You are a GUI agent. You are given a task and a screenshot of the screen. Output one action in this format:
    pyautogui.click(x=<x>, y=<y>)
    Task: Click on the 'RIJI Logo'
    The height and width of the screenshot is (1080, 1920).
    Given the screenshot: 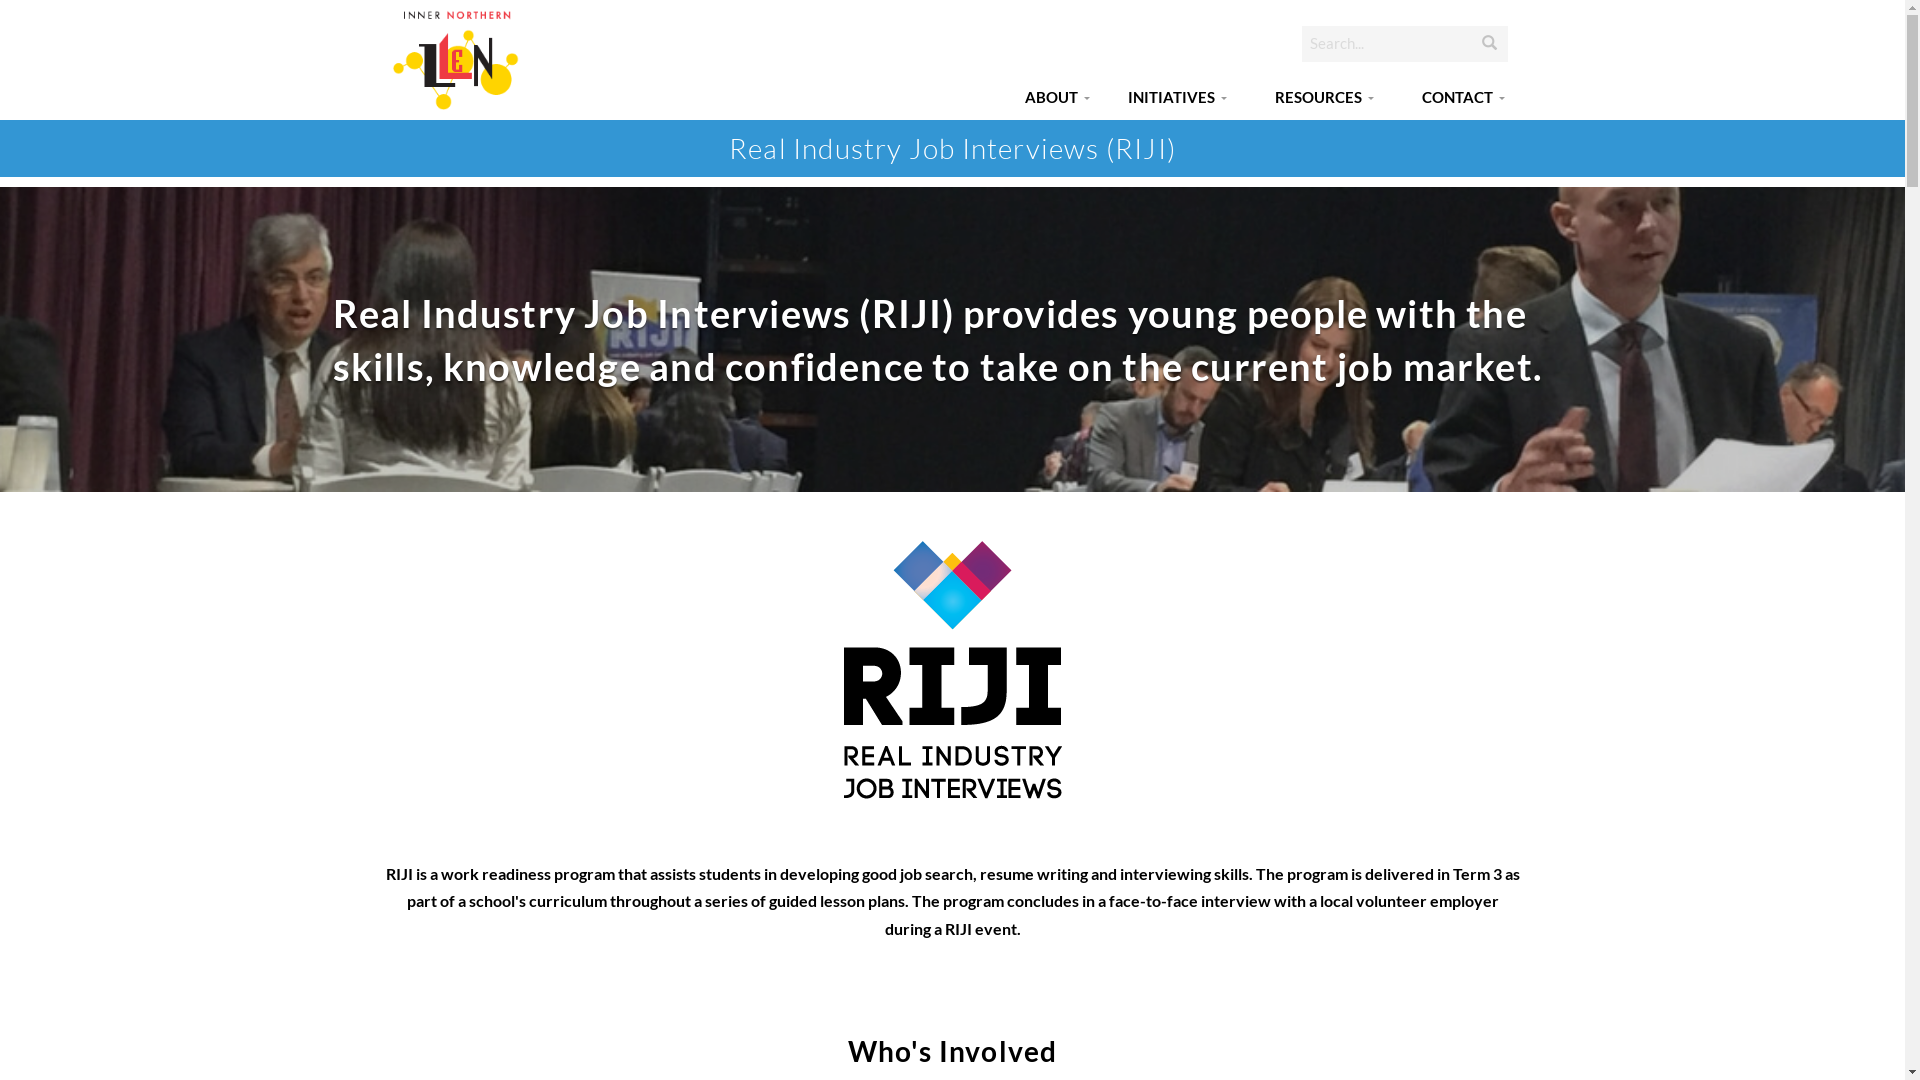 What is the action you would take?
    pyautogui.click(x=952, y=666)
    